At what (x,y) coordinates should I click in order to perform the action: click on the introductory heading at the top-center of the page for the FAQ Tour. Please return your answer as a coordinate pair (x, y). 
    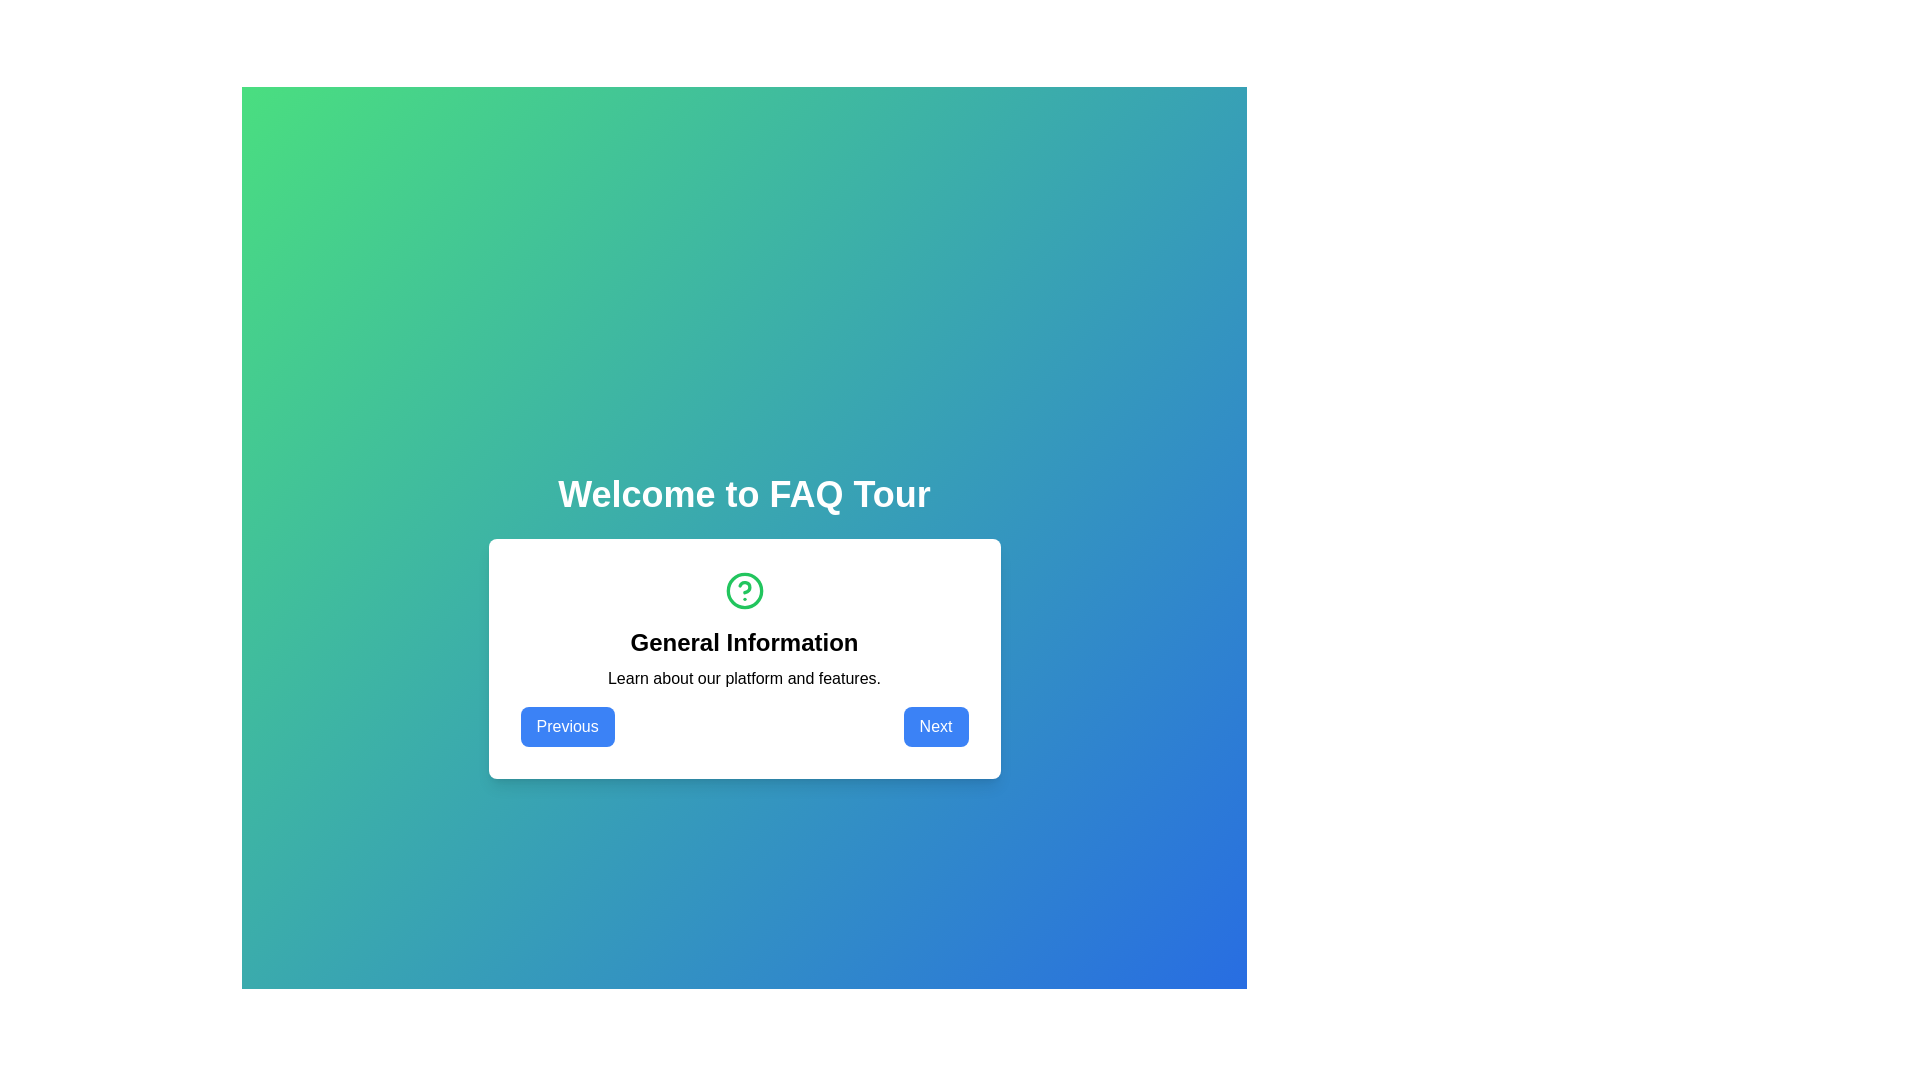
    Looking at the image, I should click on (743, 494).